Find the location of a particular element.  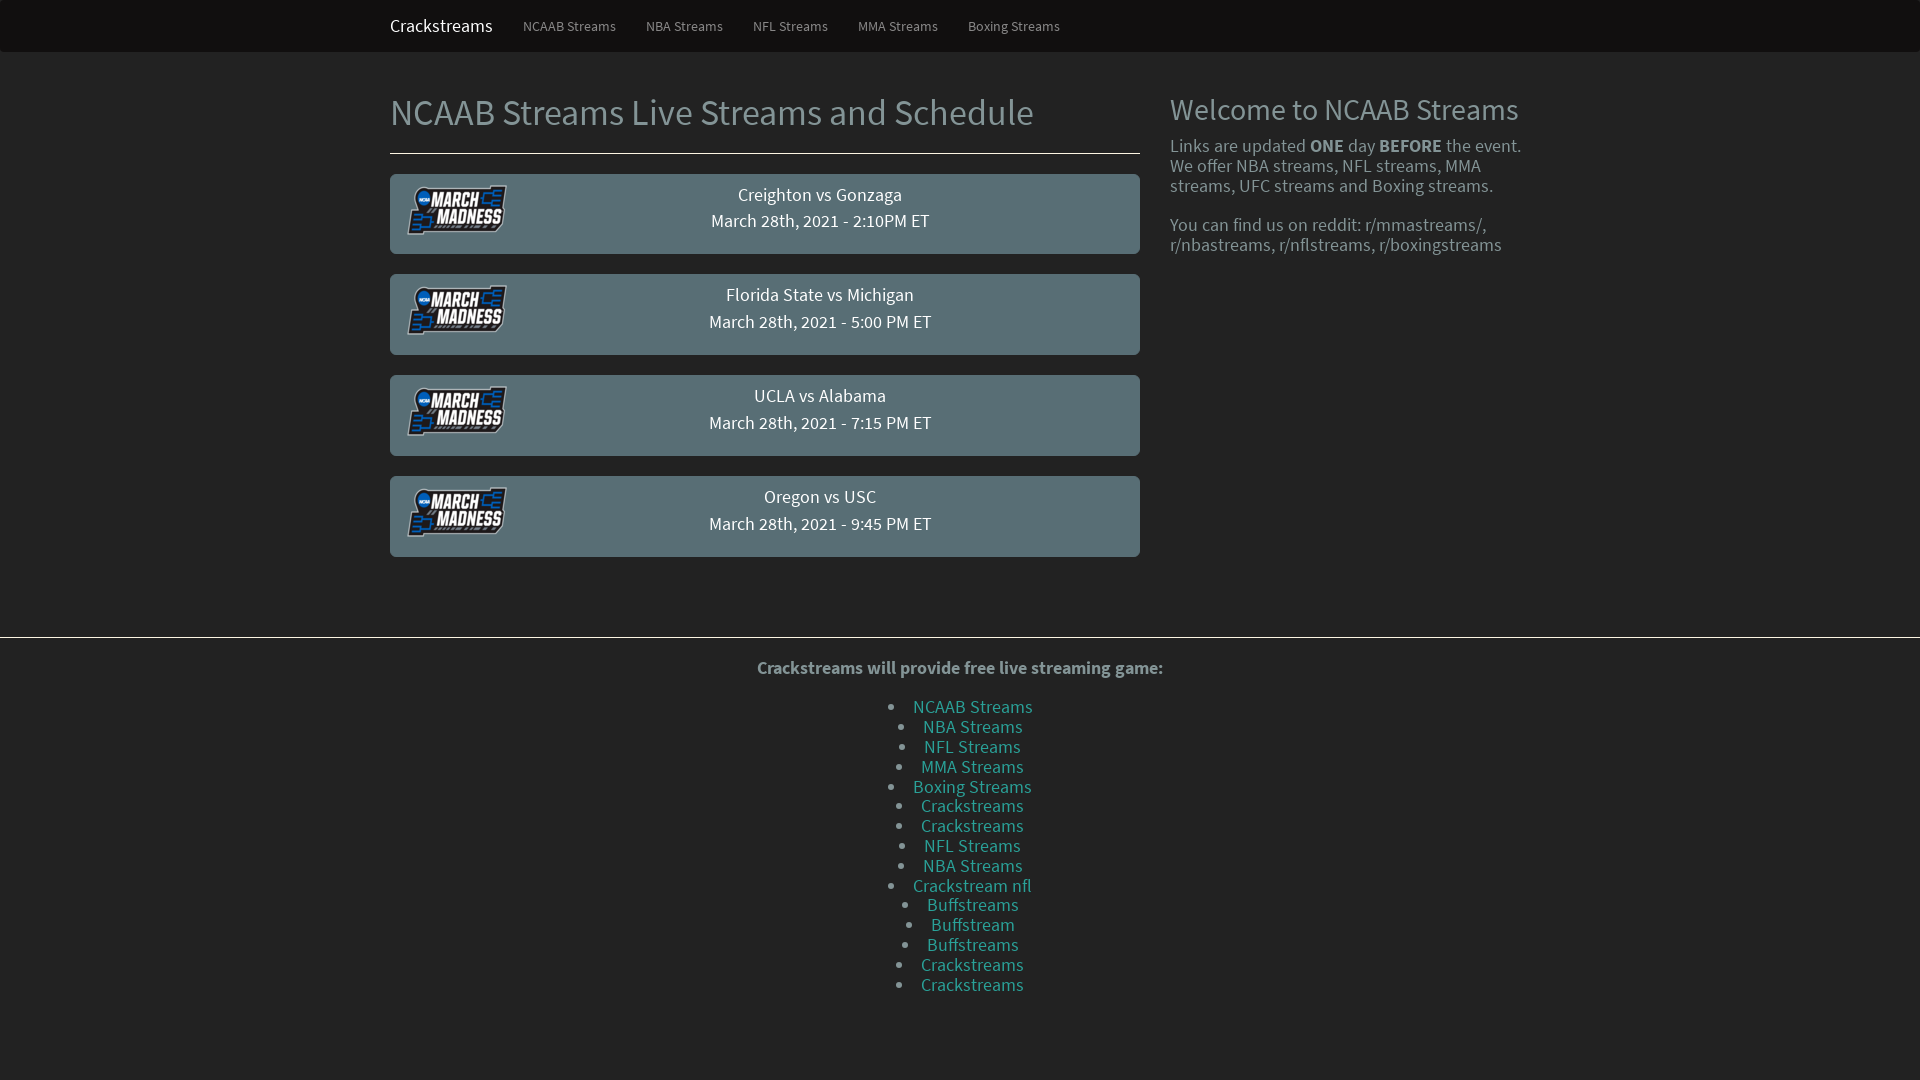

'NFL Streams' is located at coordinates (972, 746).